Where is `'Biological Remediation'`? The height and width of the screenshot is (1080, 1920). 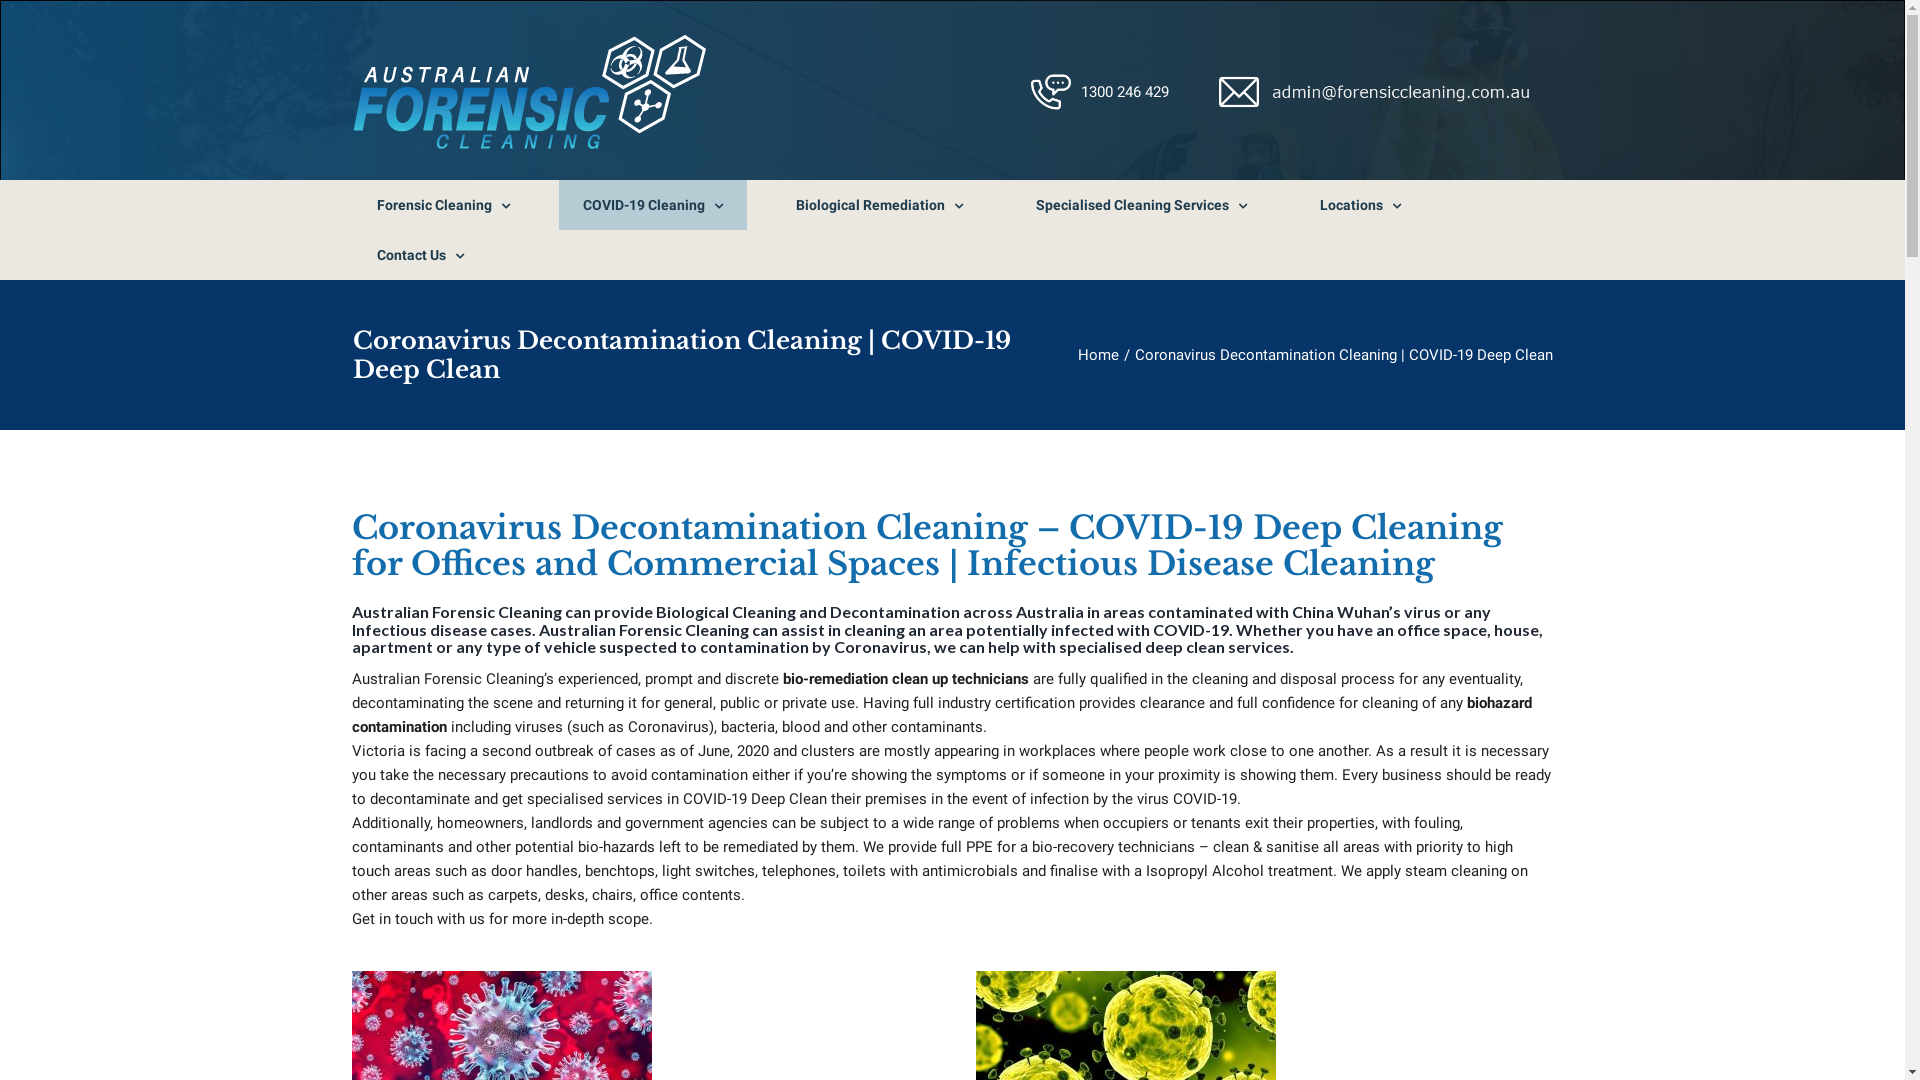 'Biological Remediation' is located at coordinates (879, 204).